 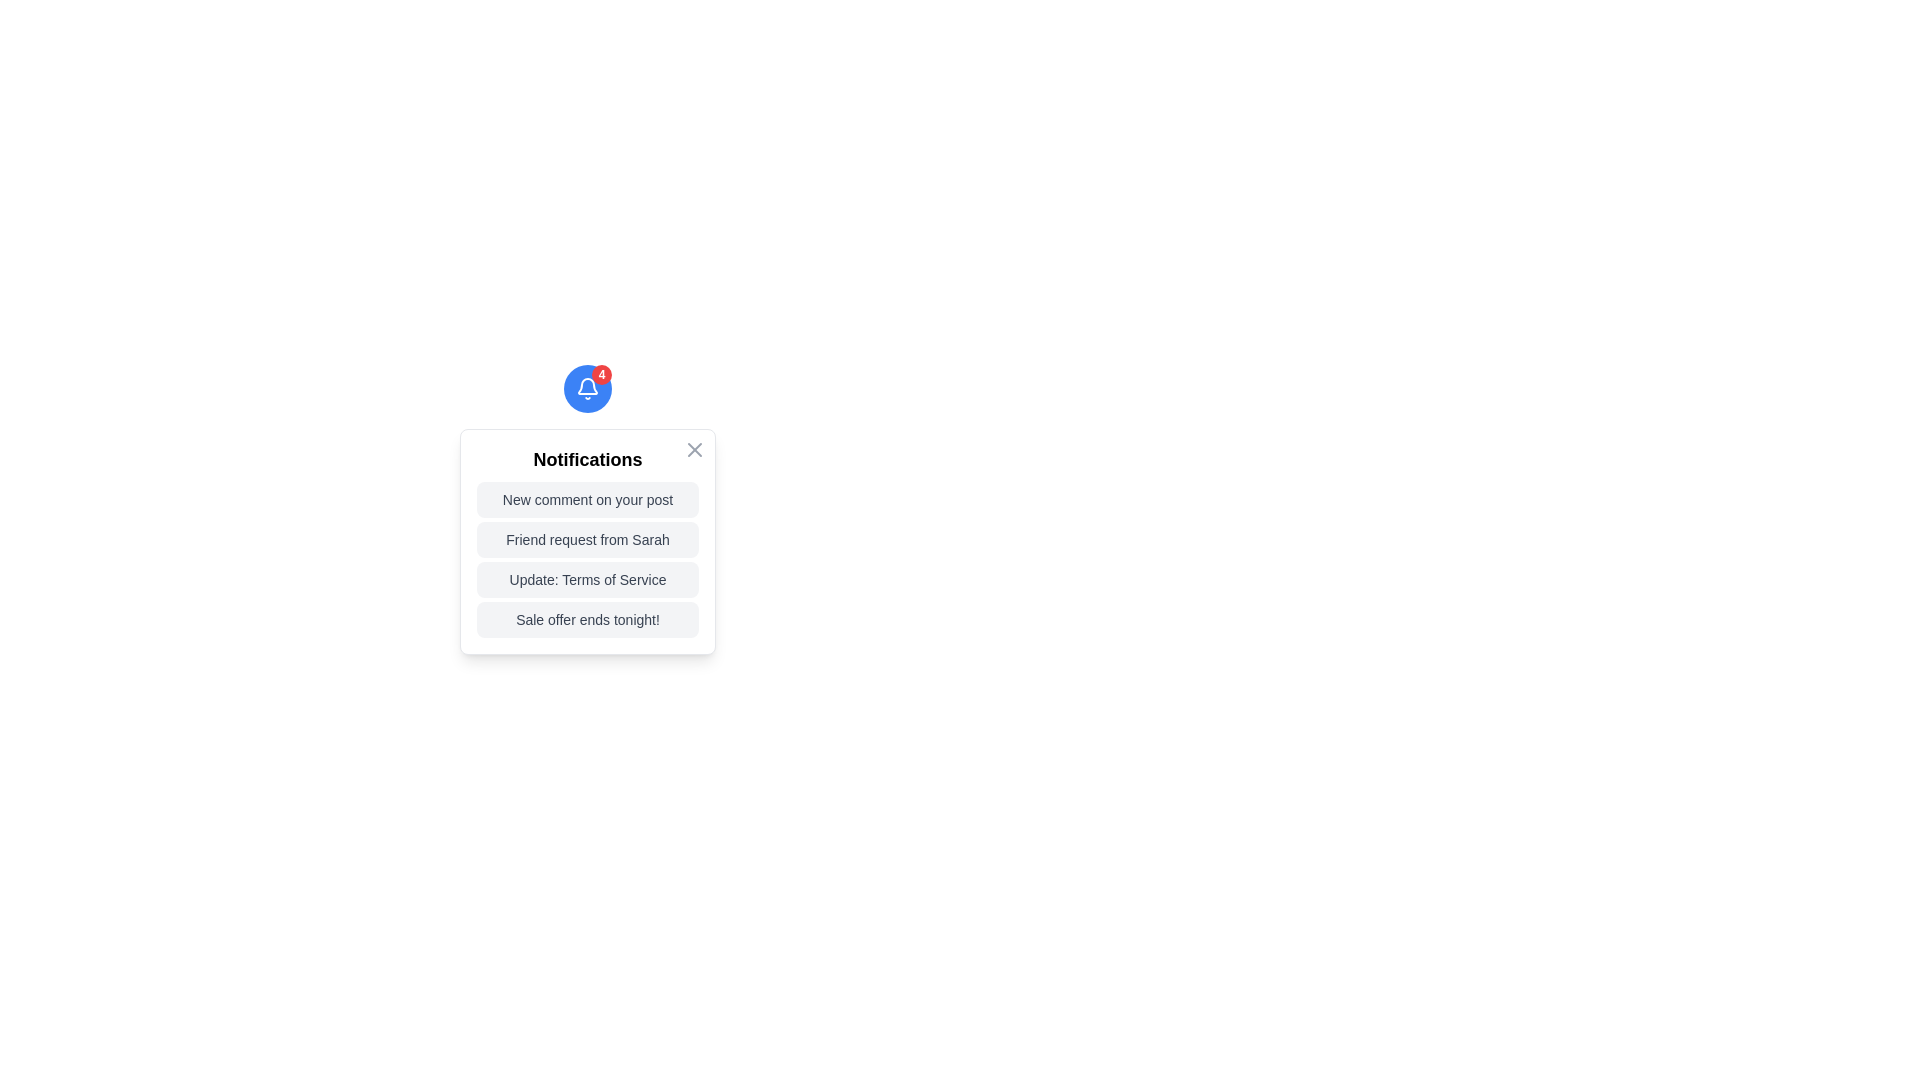 What do you see at coordinates (587, 619) in the screenshot?
I see `text of the fourth notification item in the notification popup, which alerts the user of the sale offer that ends tonight` at bounding box center [587, 619].